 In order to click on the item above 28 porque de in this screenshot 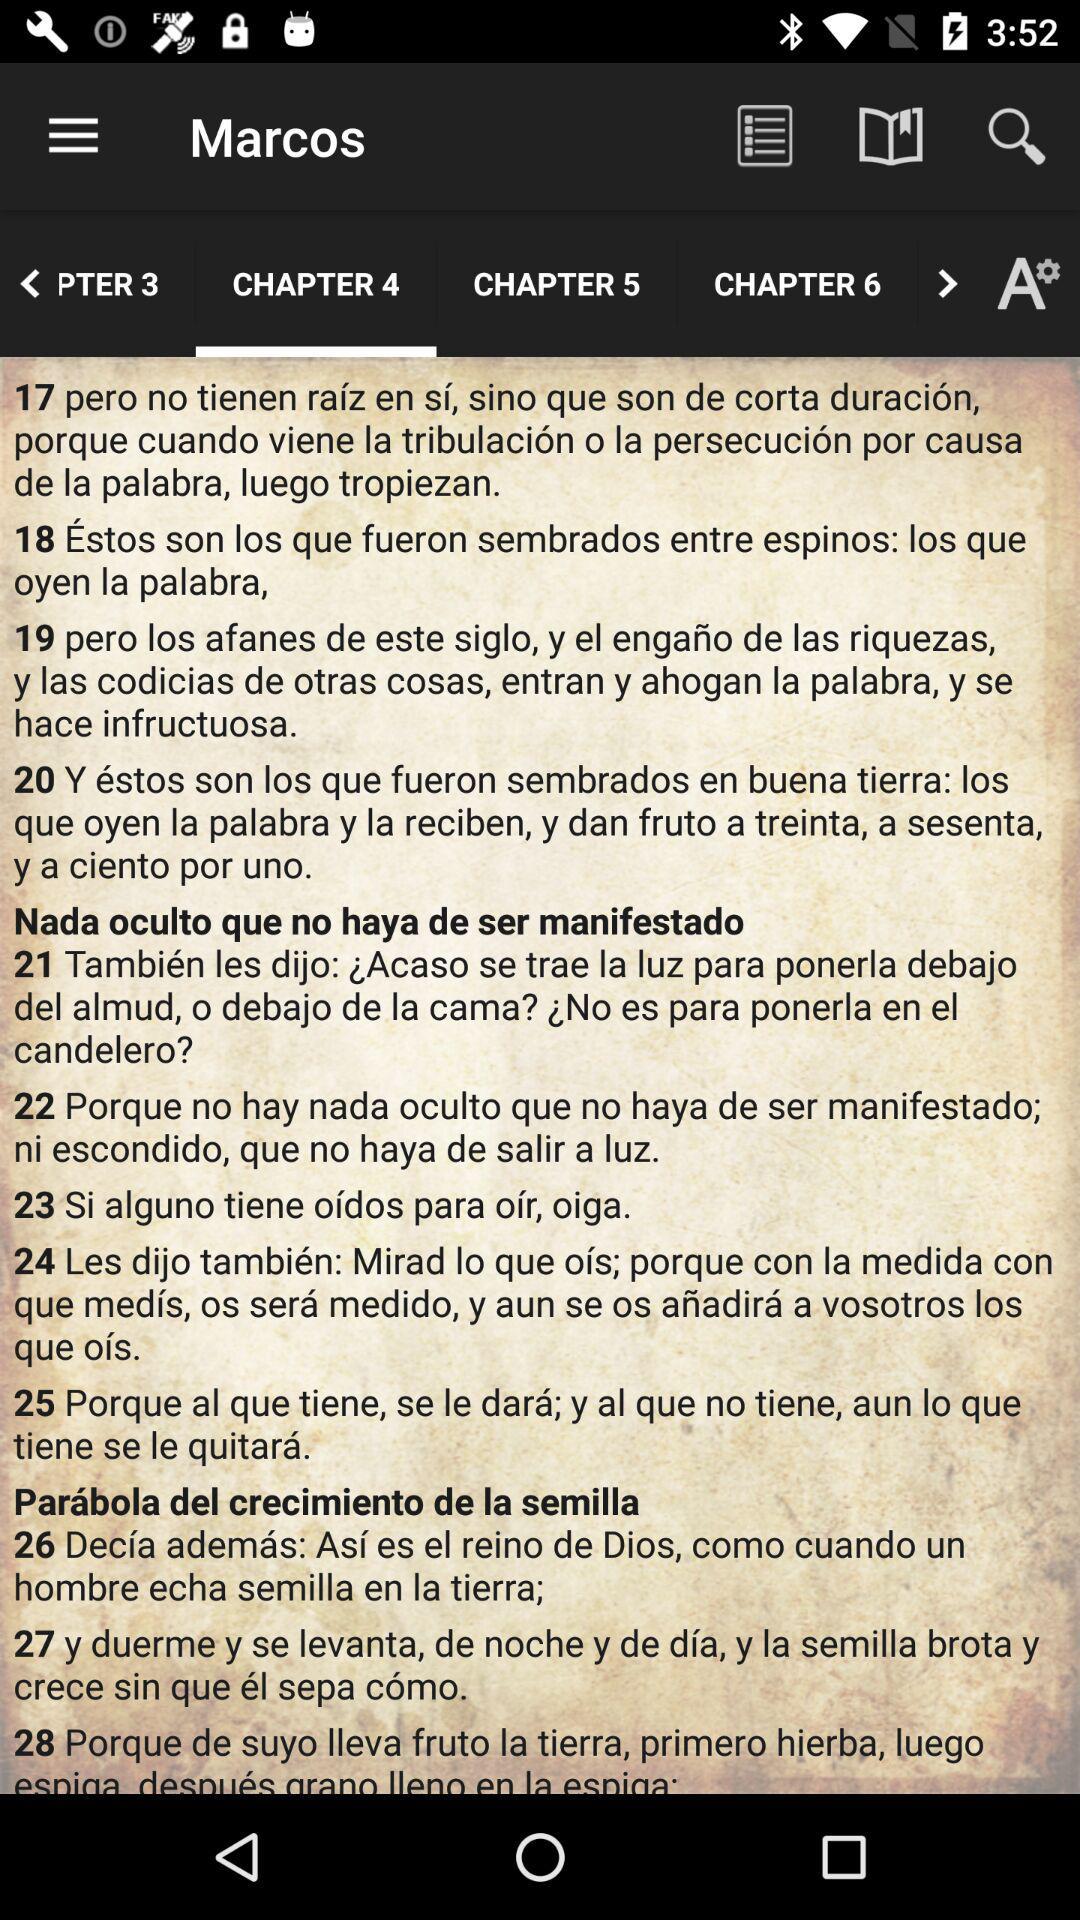, I will do `click(540, 1663)`.